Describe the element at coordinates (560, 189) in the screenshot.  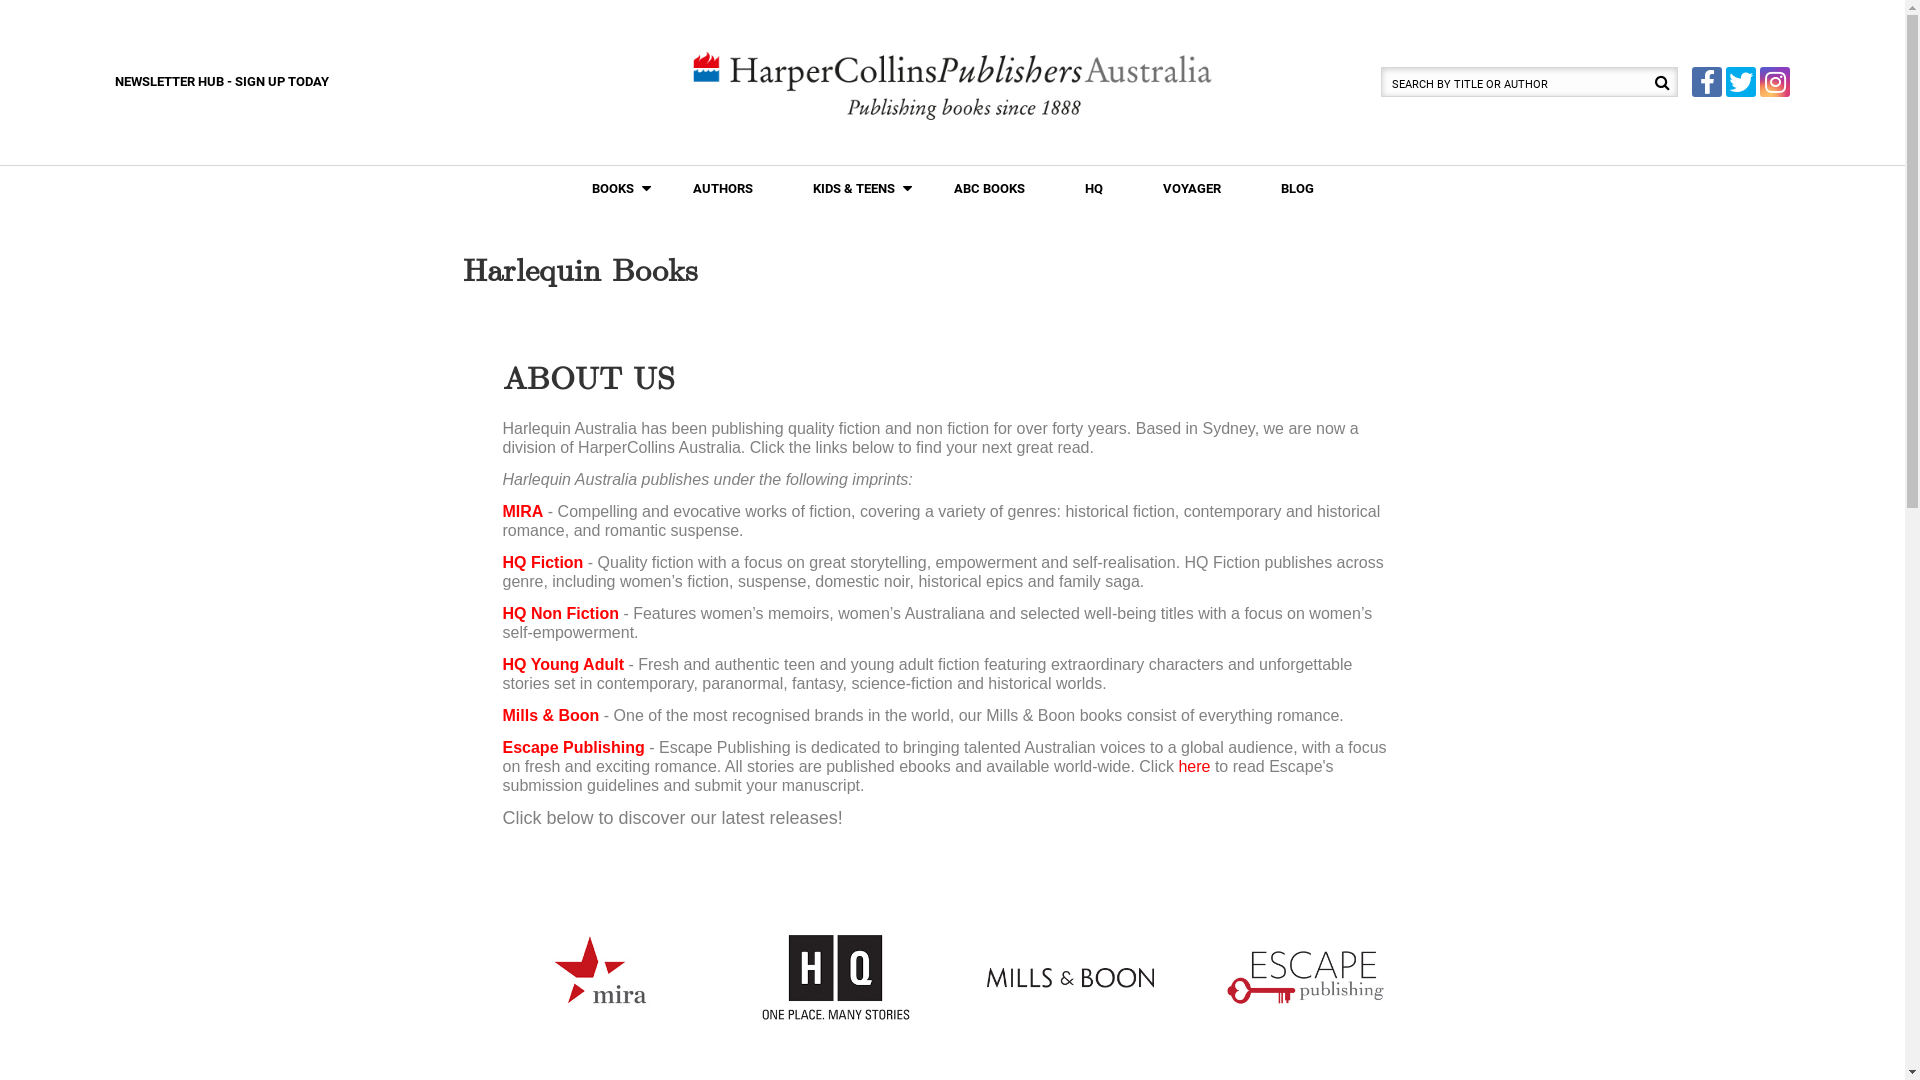
I see `'BOOKS'` at that location.